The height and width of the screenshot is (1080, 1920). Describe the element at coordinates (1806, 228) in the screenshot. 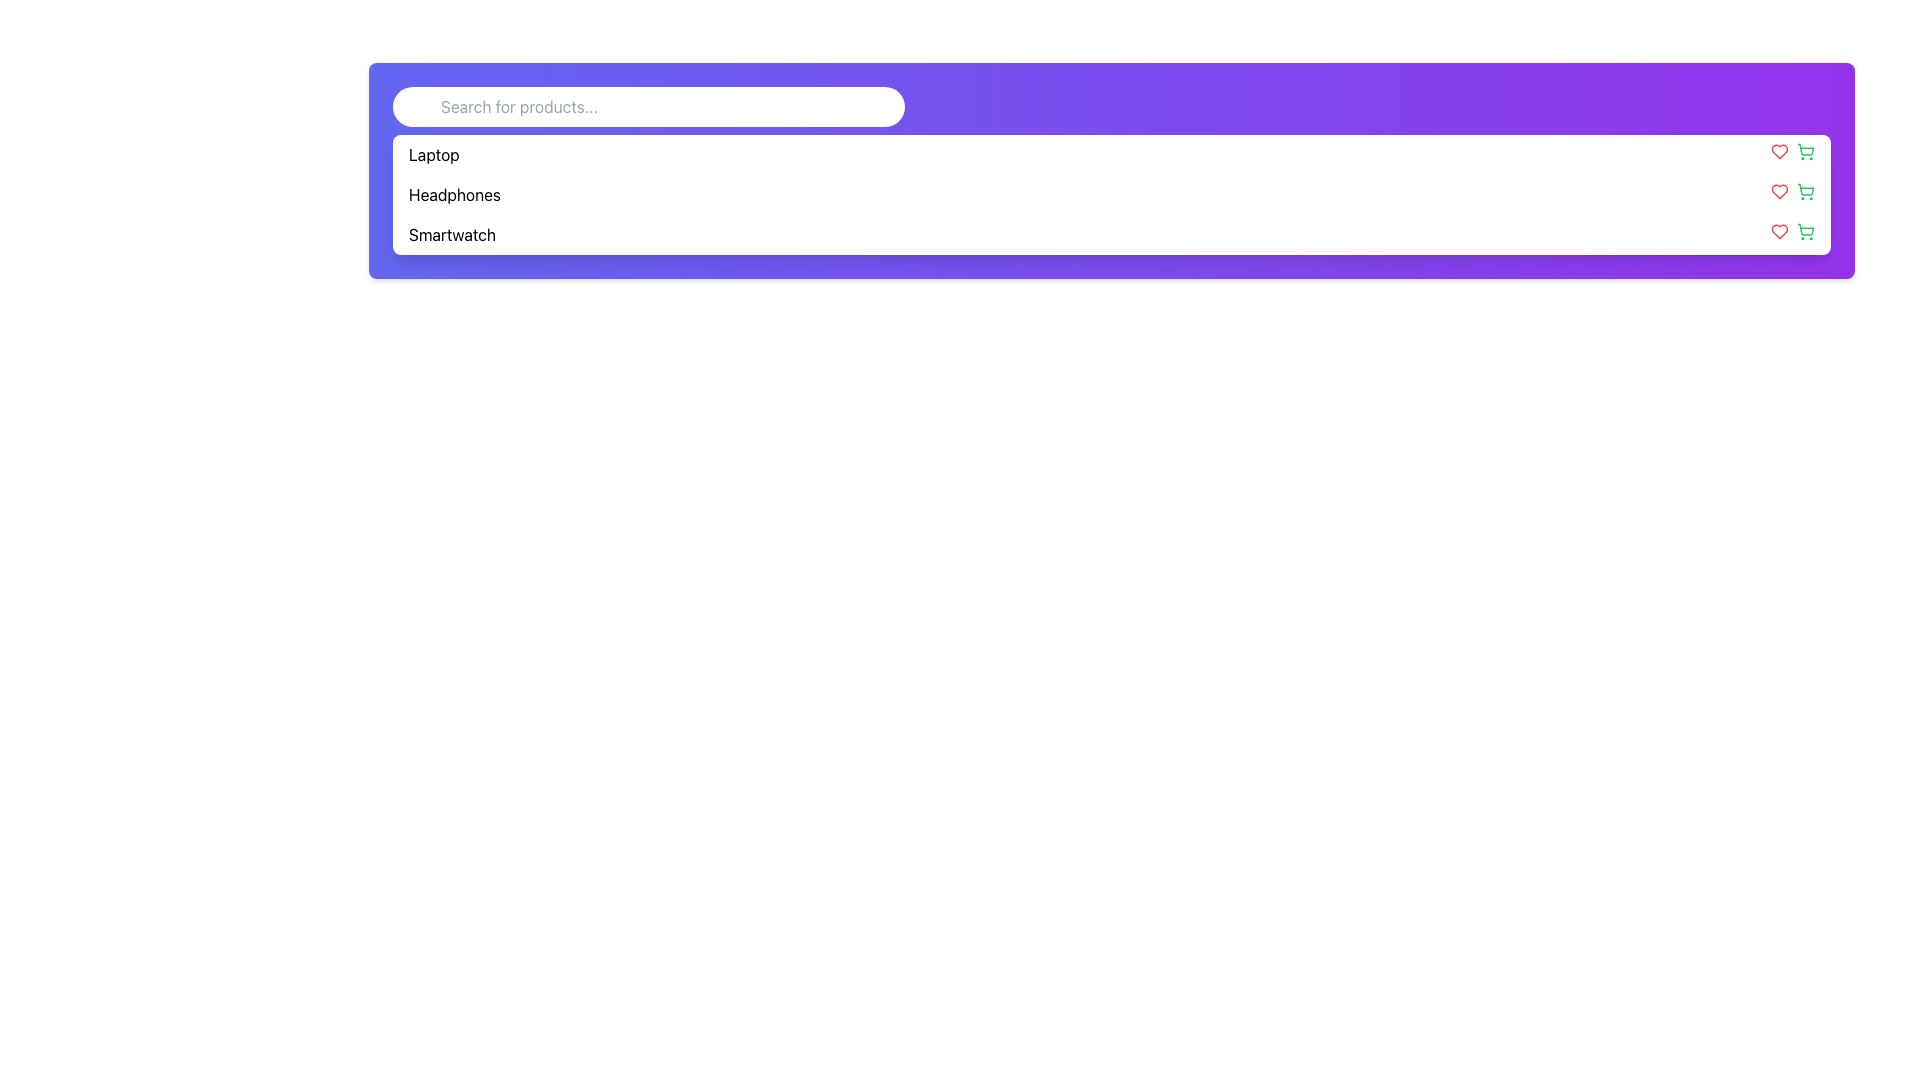

I see `the green outline of the shopping cart icon located on the far-right side of the row associated with the 'Smartwatch' item` at that location.